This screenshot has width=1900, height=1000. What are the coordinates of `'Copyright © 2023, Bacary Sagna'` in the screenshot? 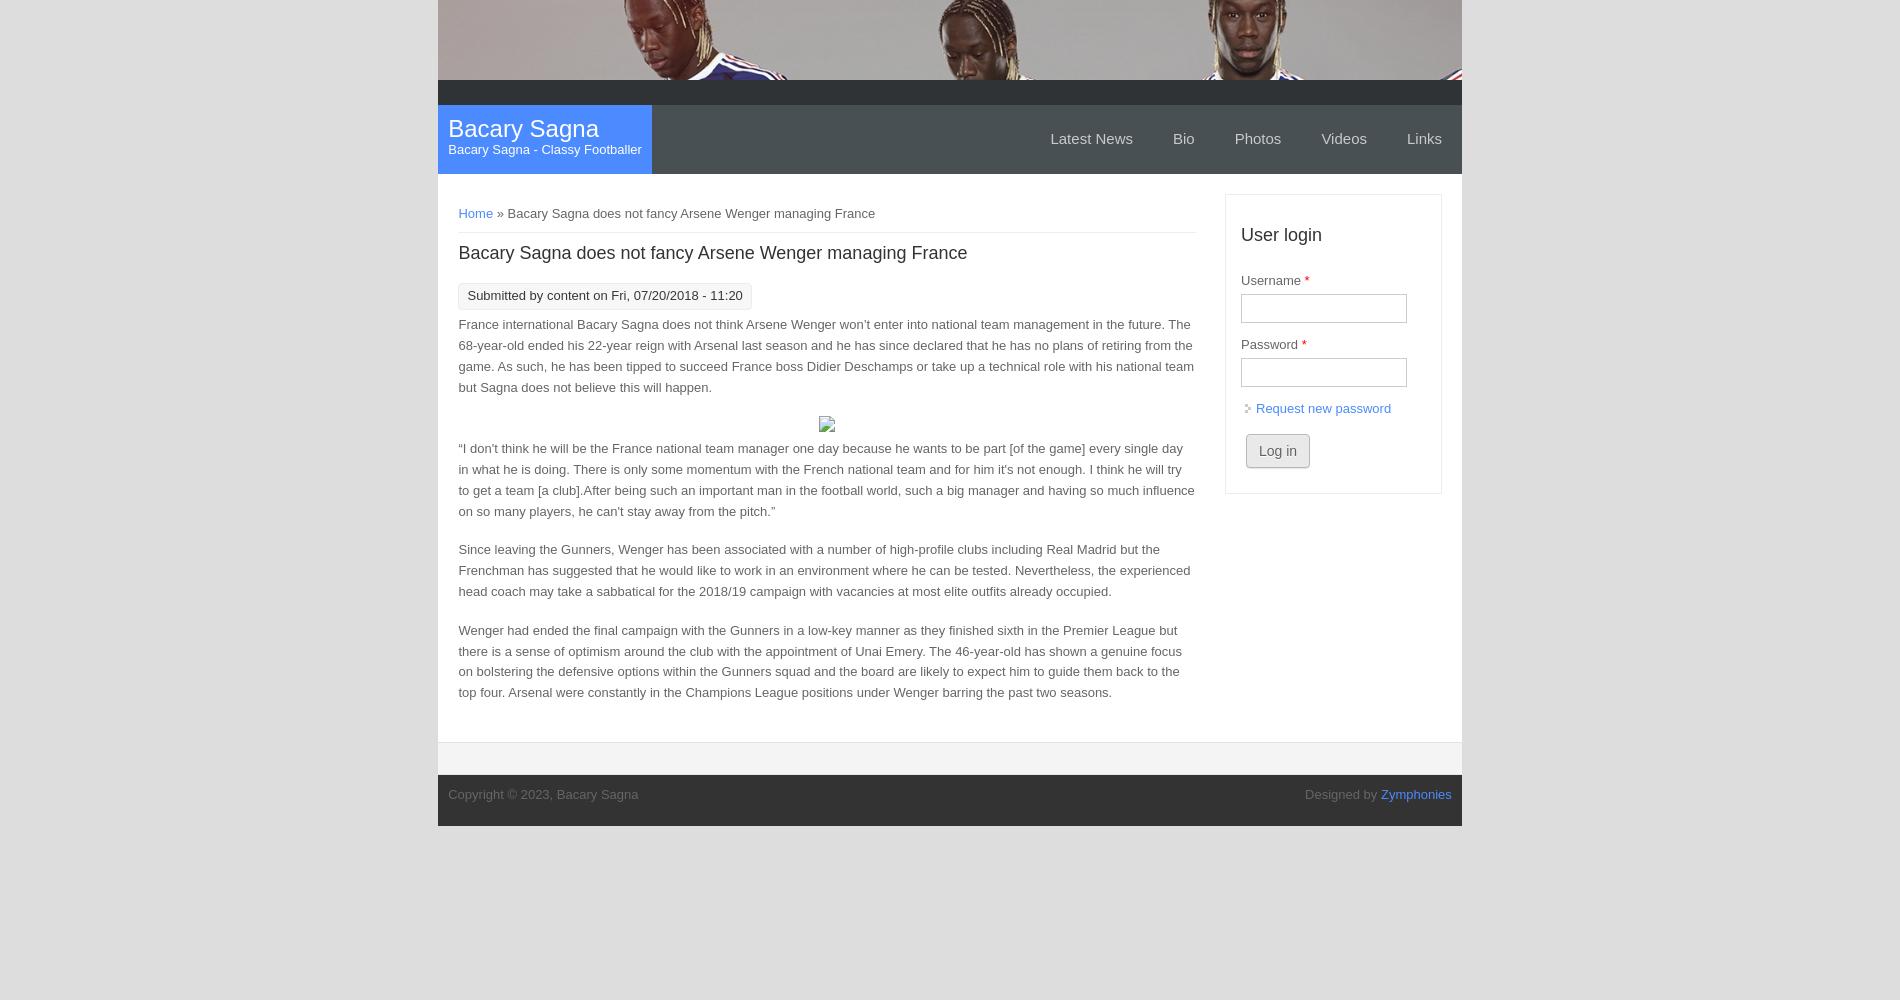 It's located at (543, 793).